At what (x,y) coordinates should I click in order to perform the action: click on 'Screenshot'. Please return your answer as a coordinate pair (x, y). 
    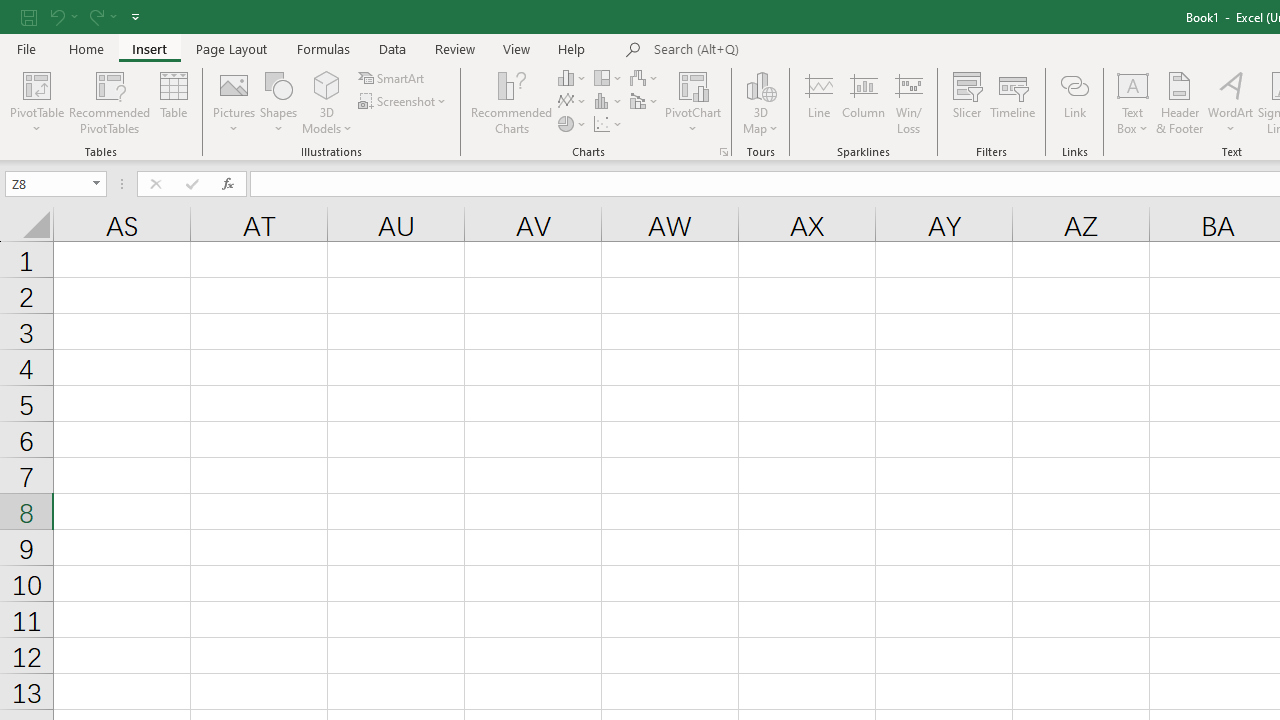
    Looking at the image, I should click on (402, 101).